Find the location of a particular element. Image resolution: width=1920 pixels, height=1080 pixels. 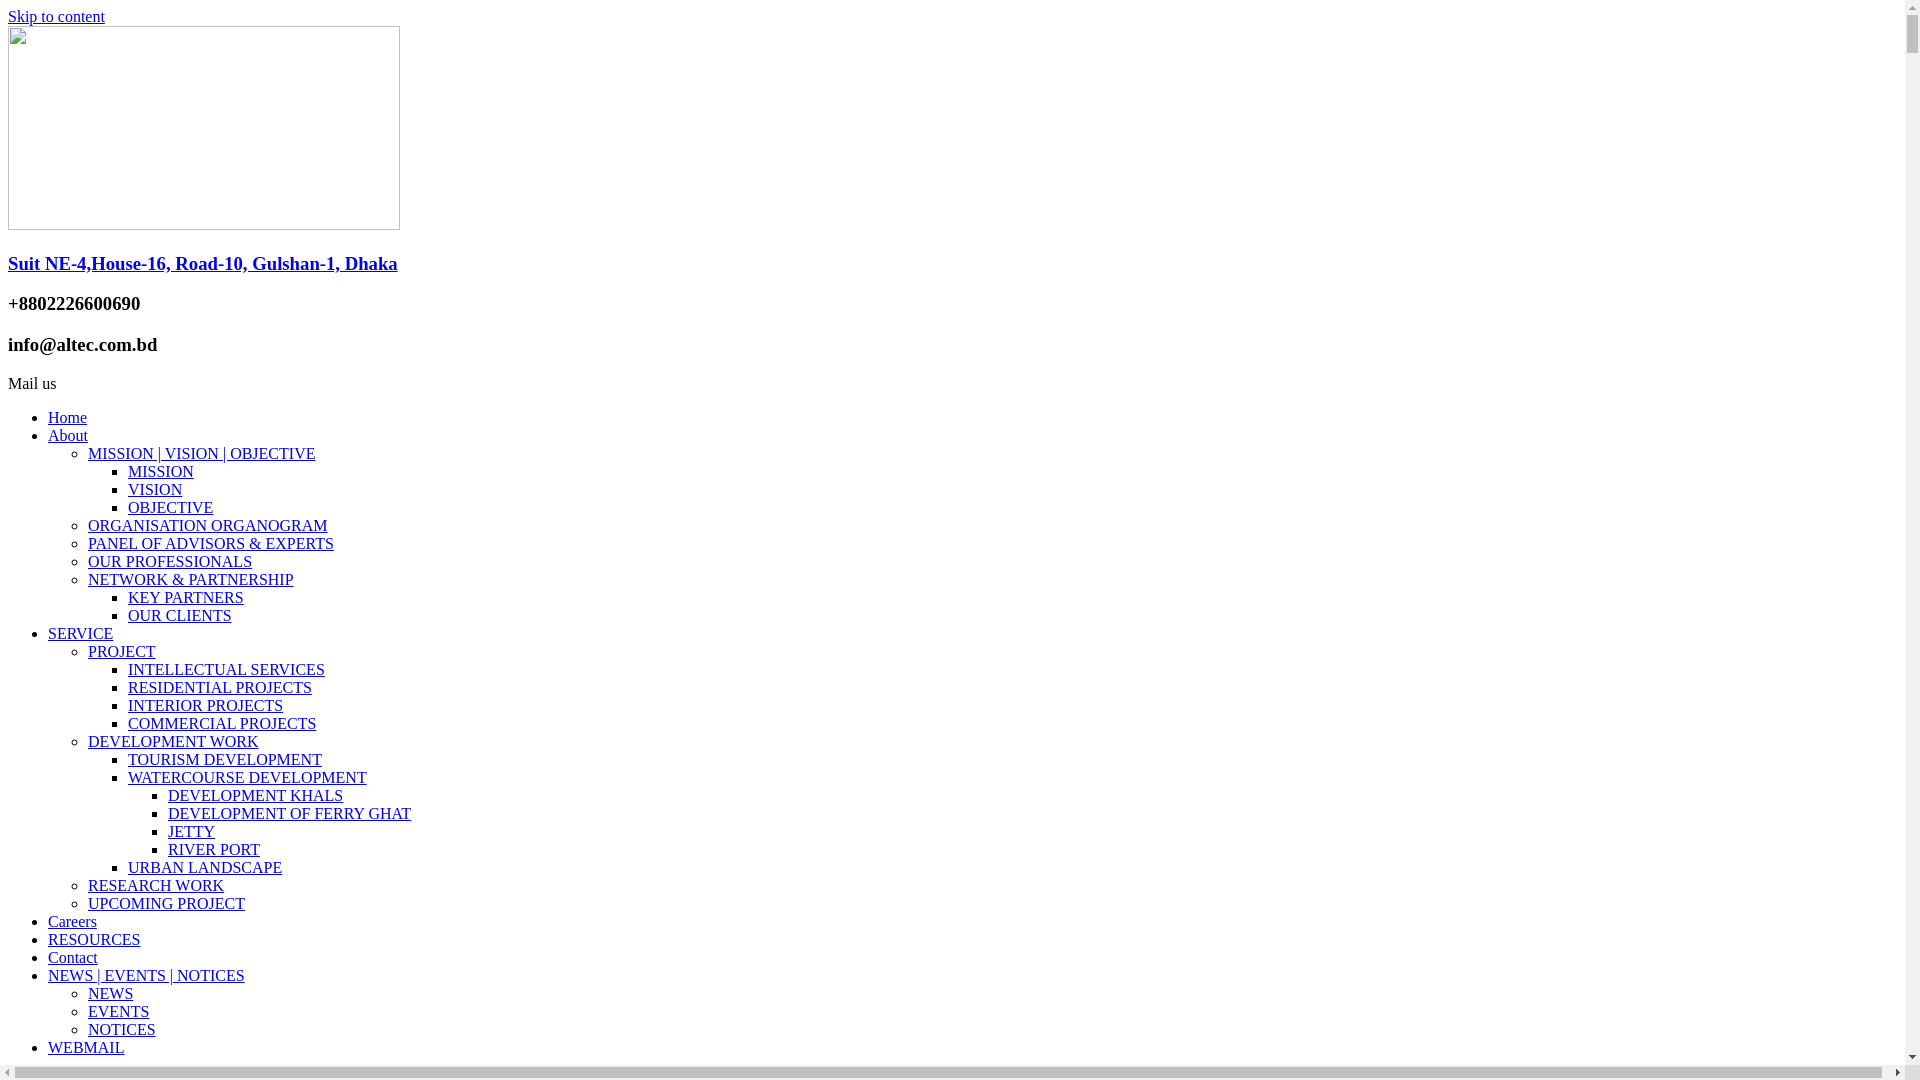

'NEWS' is located at coordinates (109, 993).